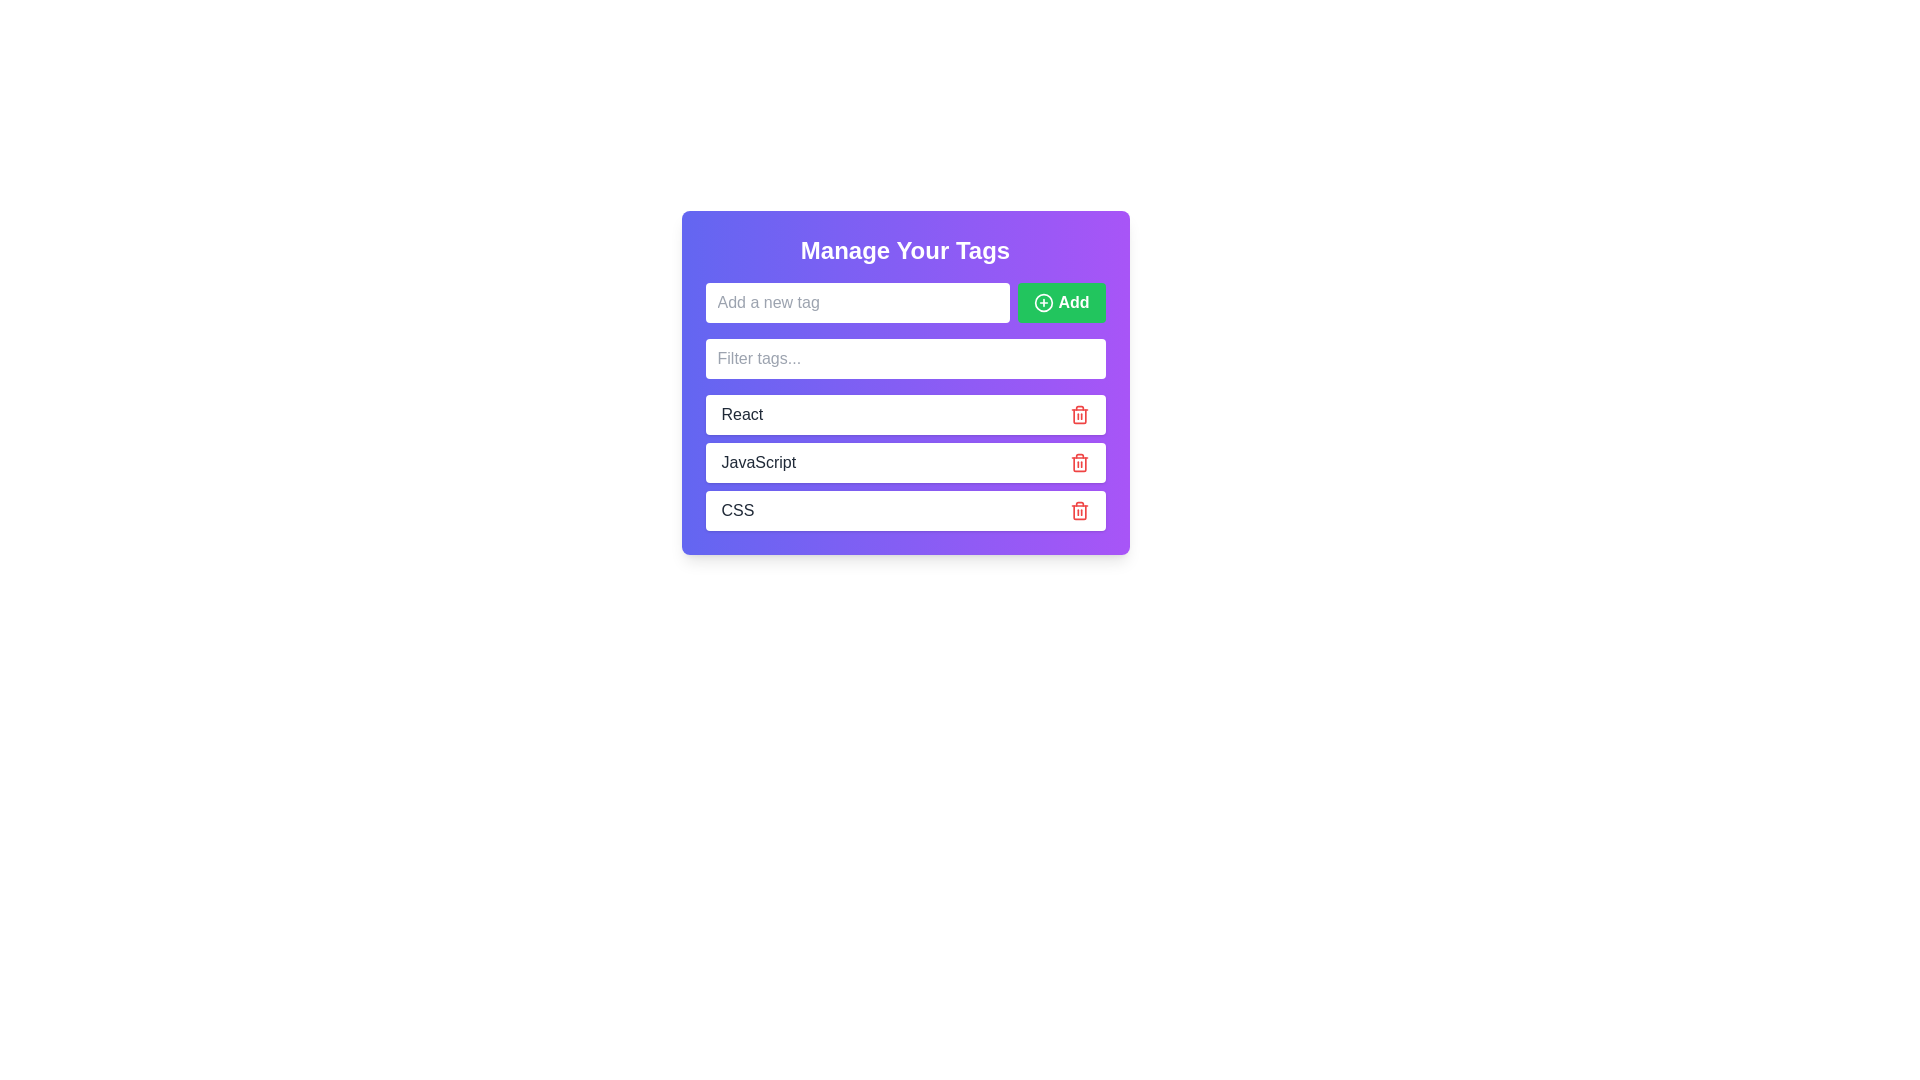 This screenshot has height=1080, width=1920. I want to click on the text label element displaying 'CSS', which is styled with a dark font and located within a rounded rectangle, positioned in the last row beneath 'JavaScript' and next to a delete icon, so click(736, 509).